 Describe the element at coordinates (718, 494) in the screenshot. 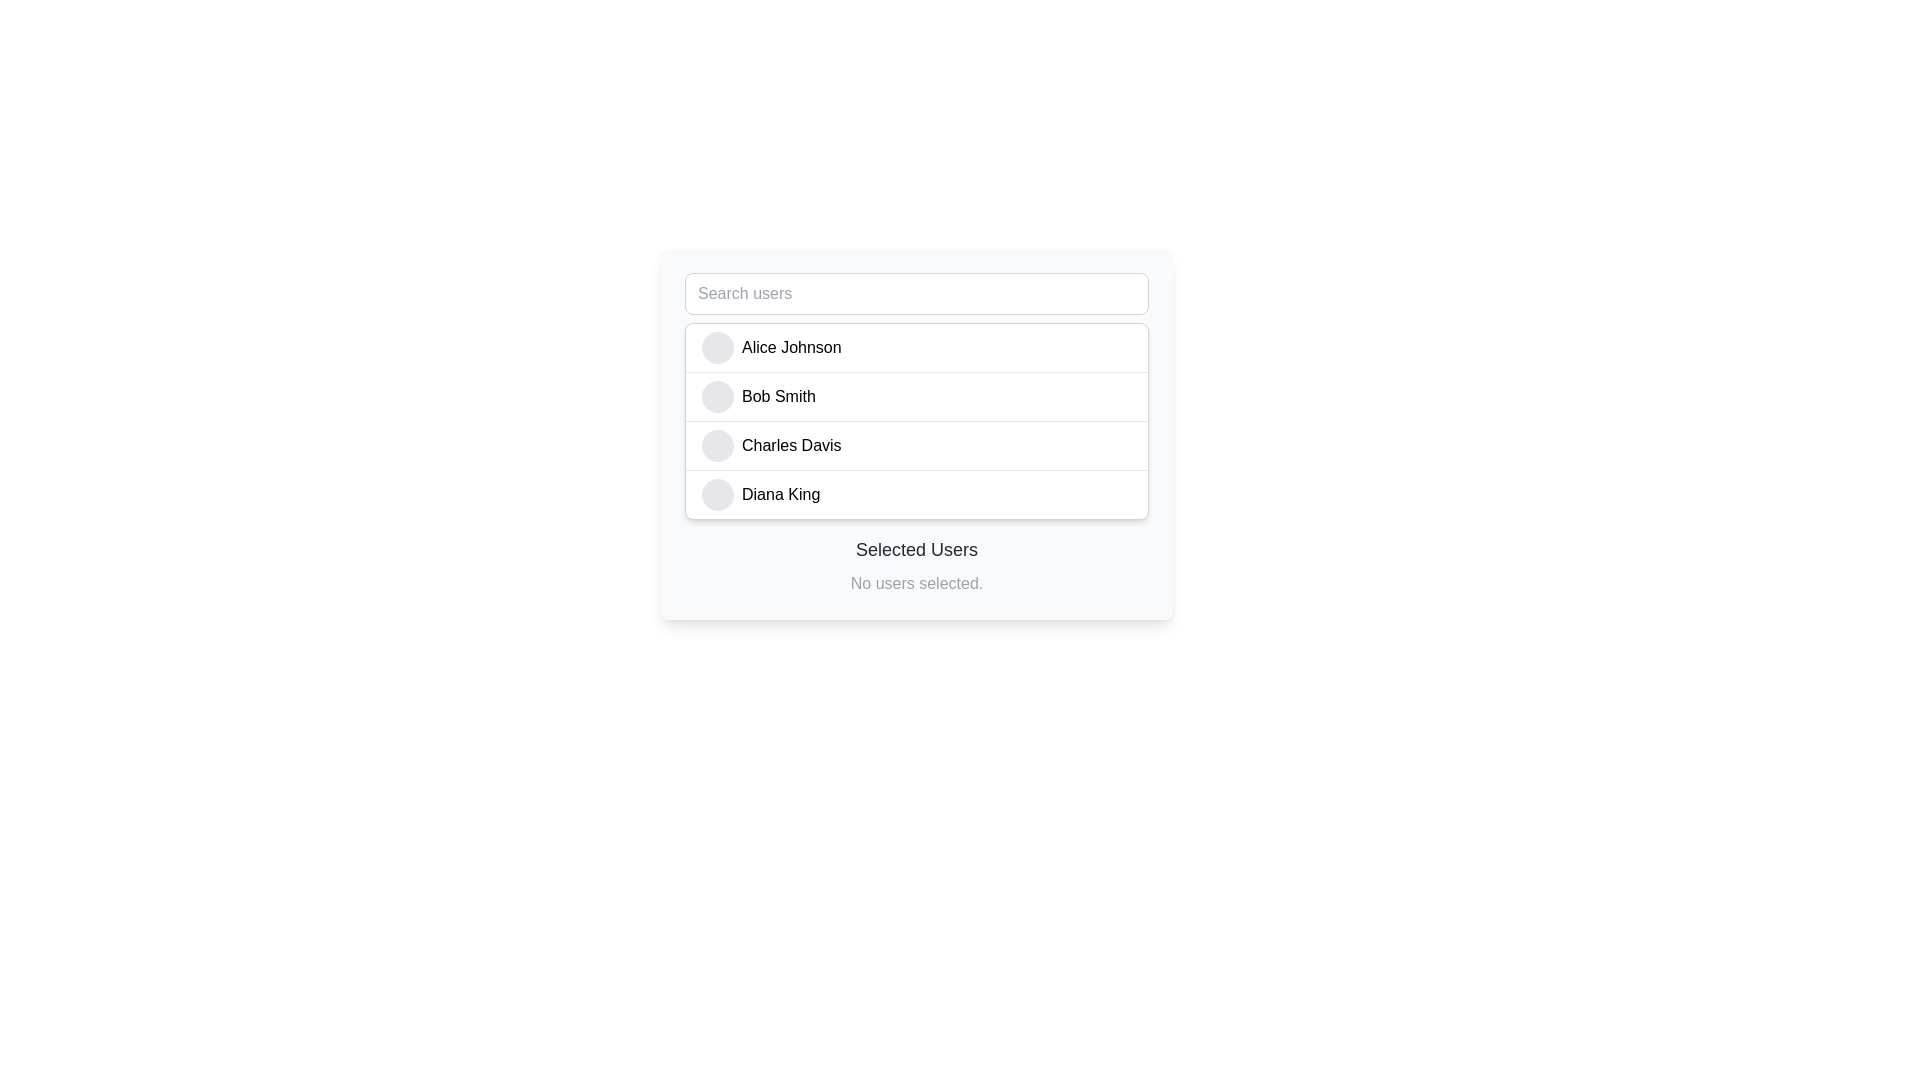

I see `the circular graphical indicator or placeholder for the profile image associated with 'Diana King', located in the last row of the vertical list` at that location.